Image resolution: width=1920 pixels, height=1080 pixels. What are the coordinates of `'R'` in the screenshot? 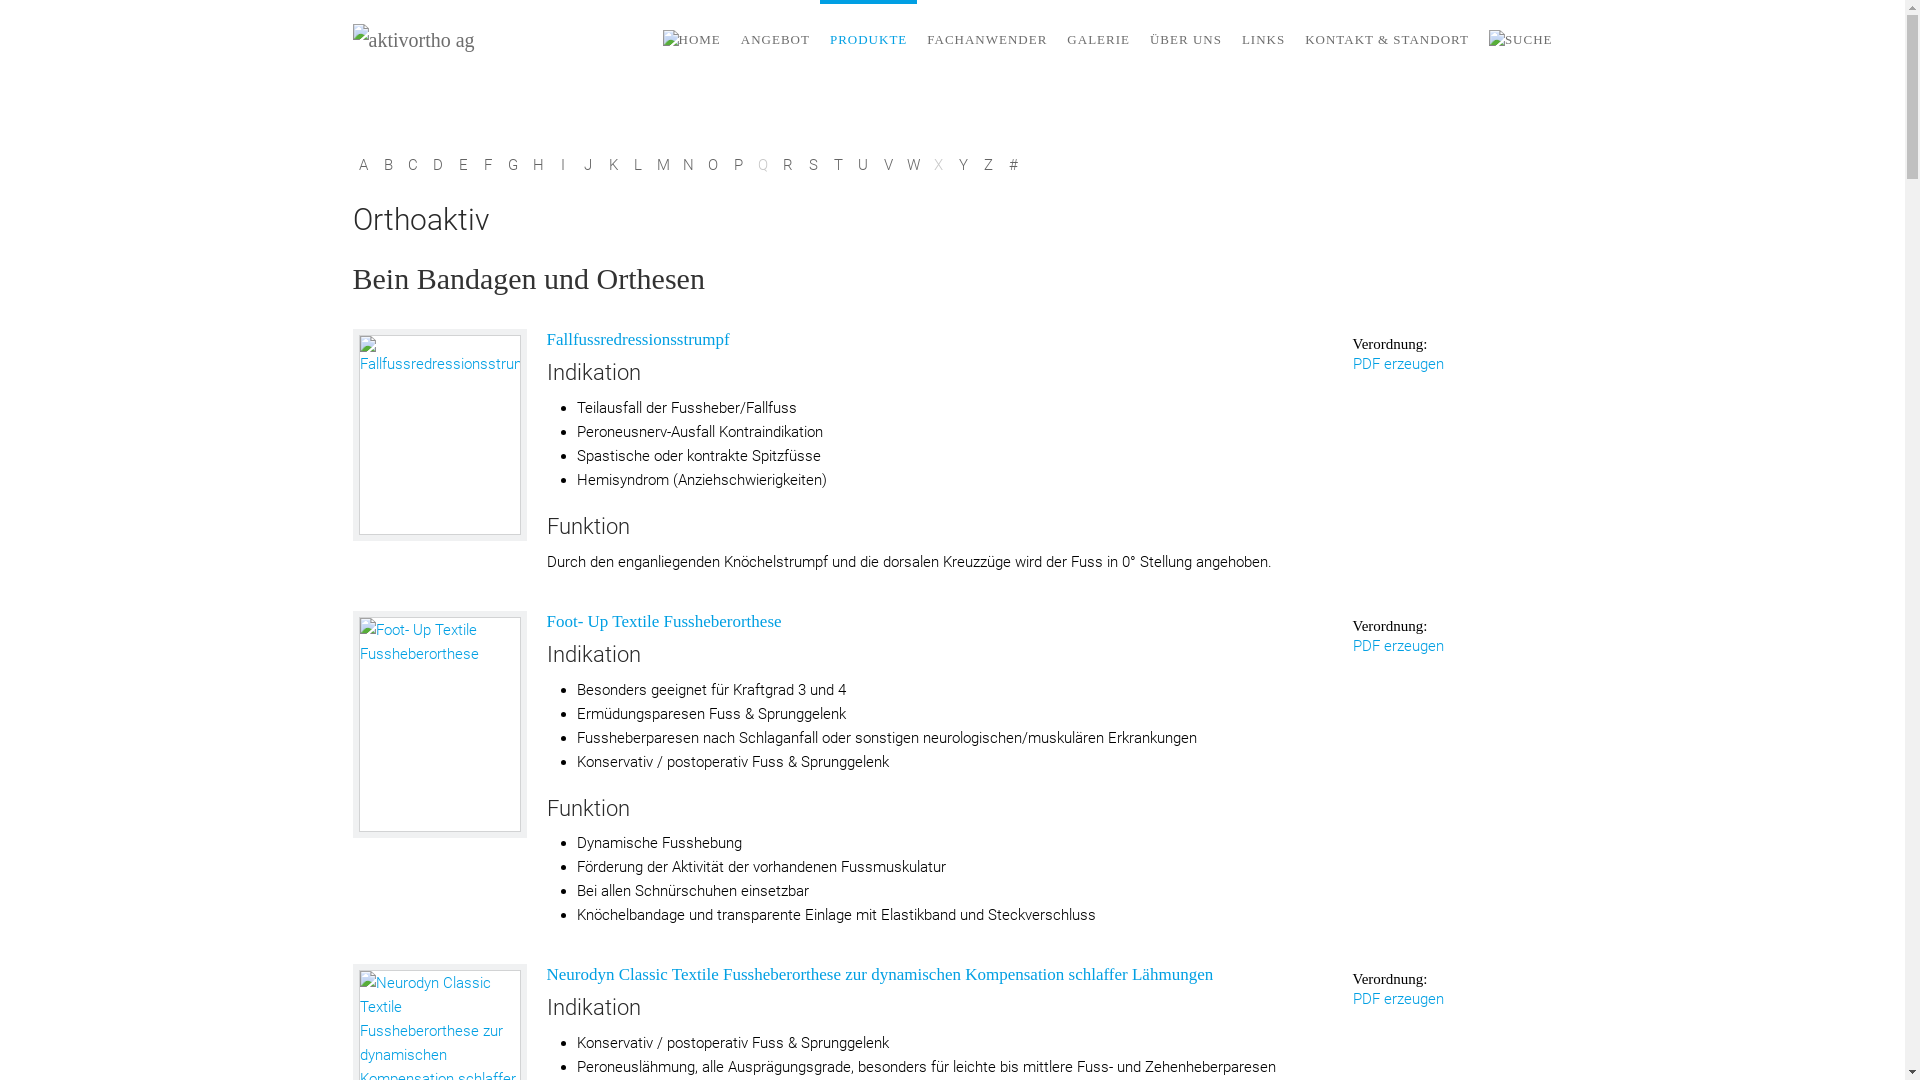 It's located at (776, 164).